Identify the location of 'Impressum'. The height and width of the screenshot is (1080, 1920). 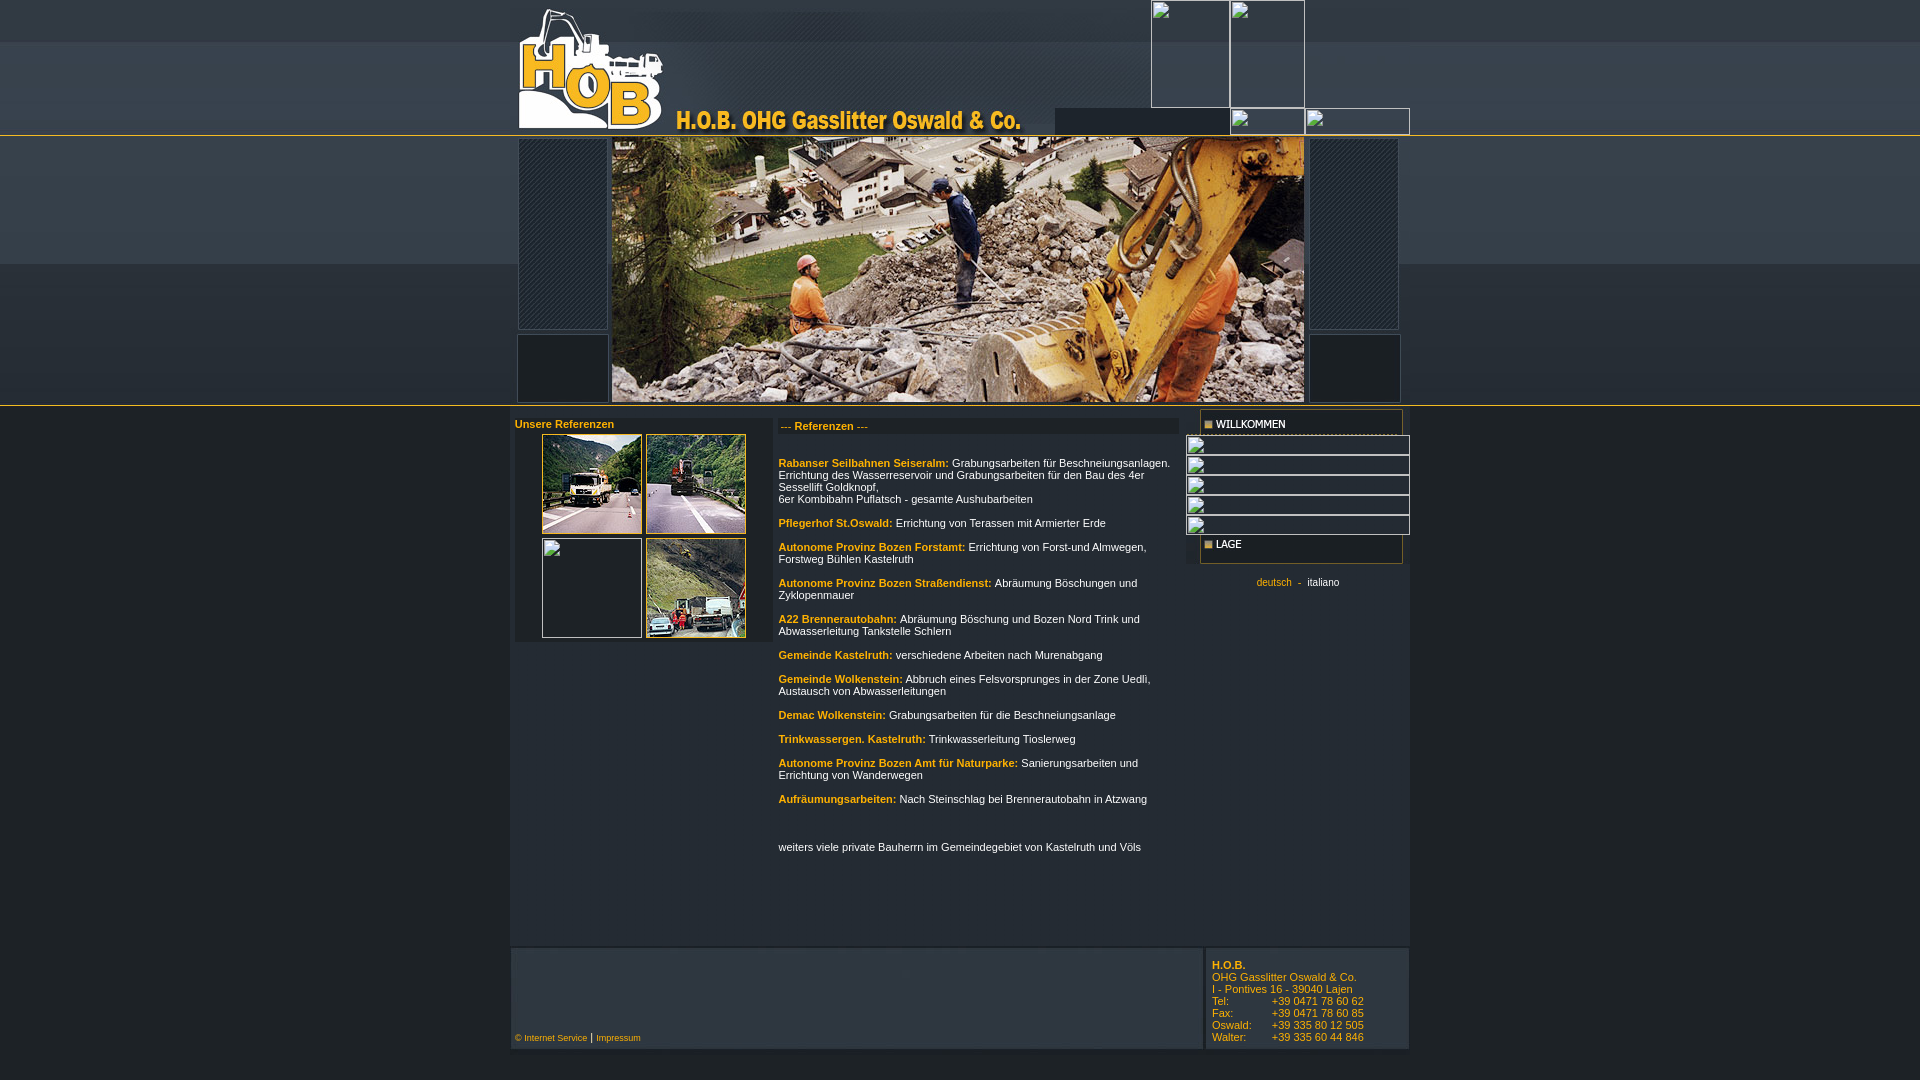
(617, 1036).